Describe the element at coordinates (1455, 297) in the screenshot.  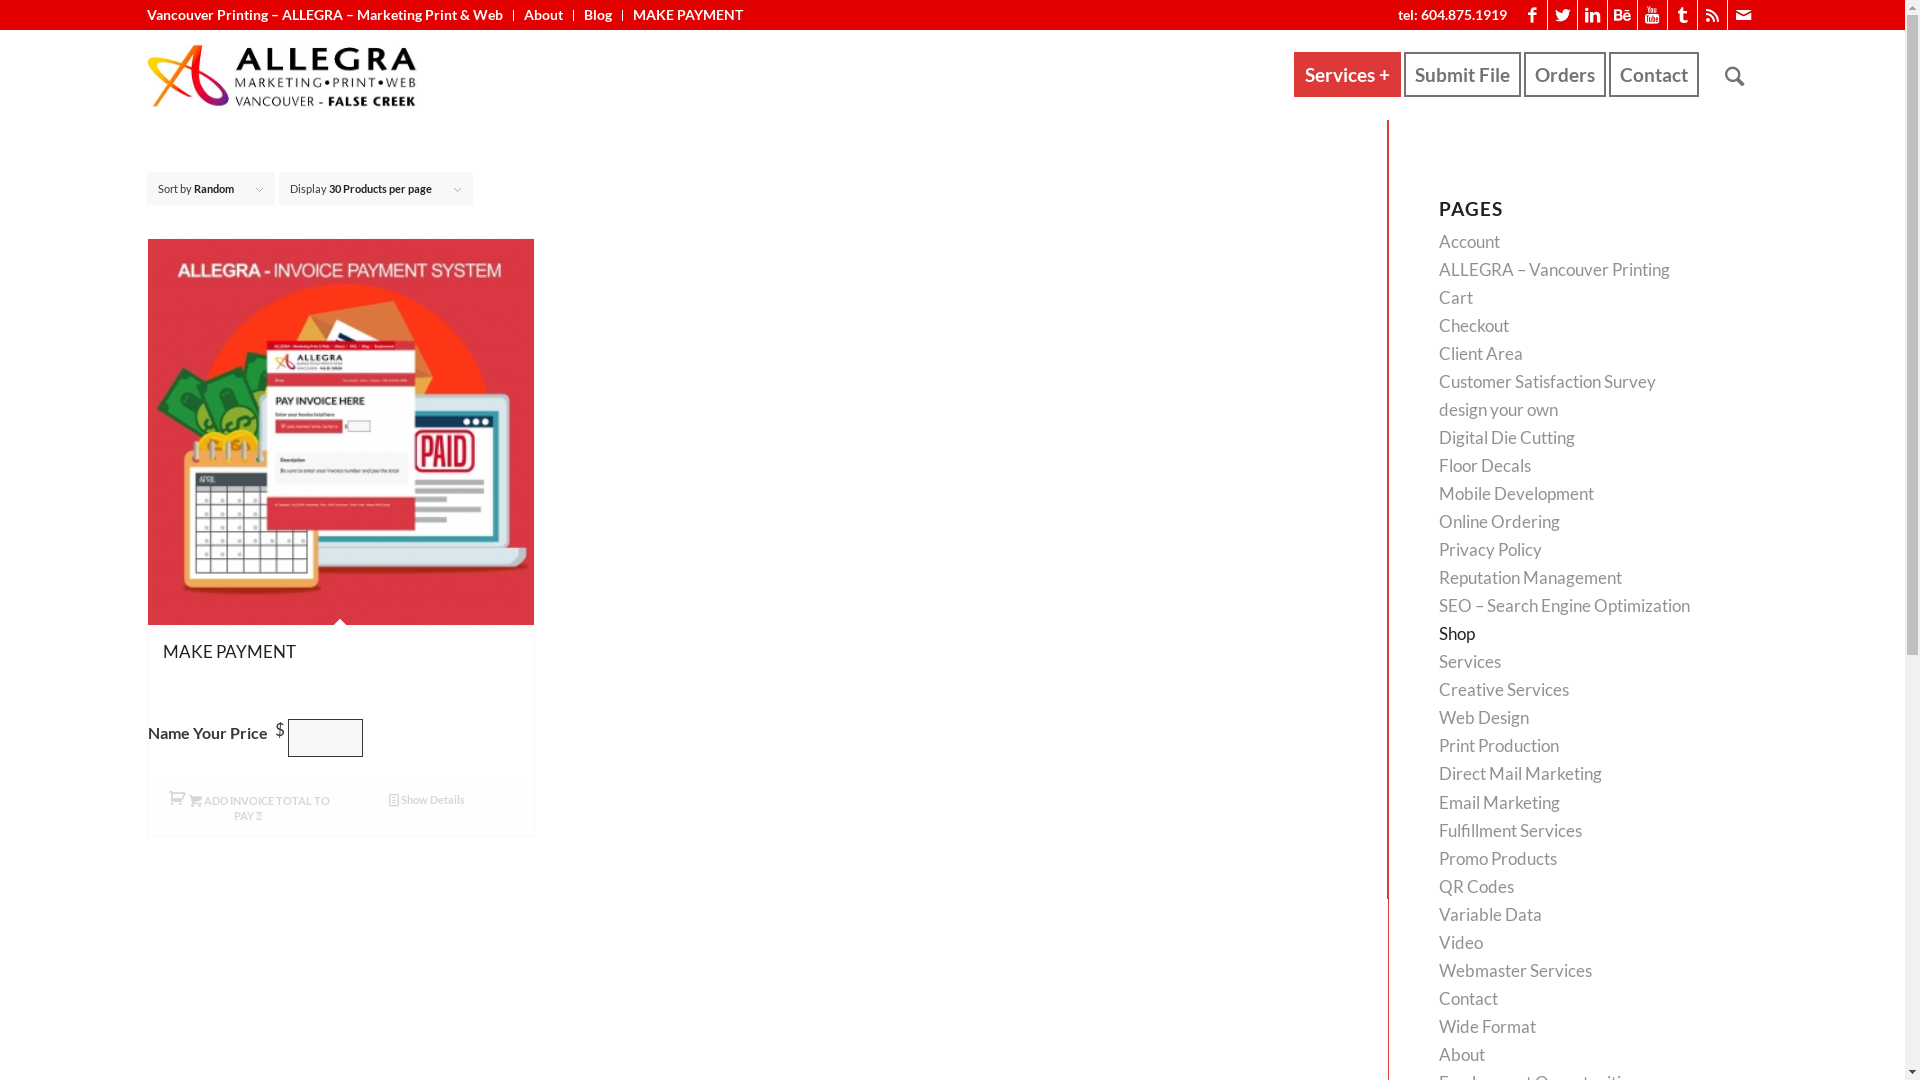
I see `'Cart'` at that location.